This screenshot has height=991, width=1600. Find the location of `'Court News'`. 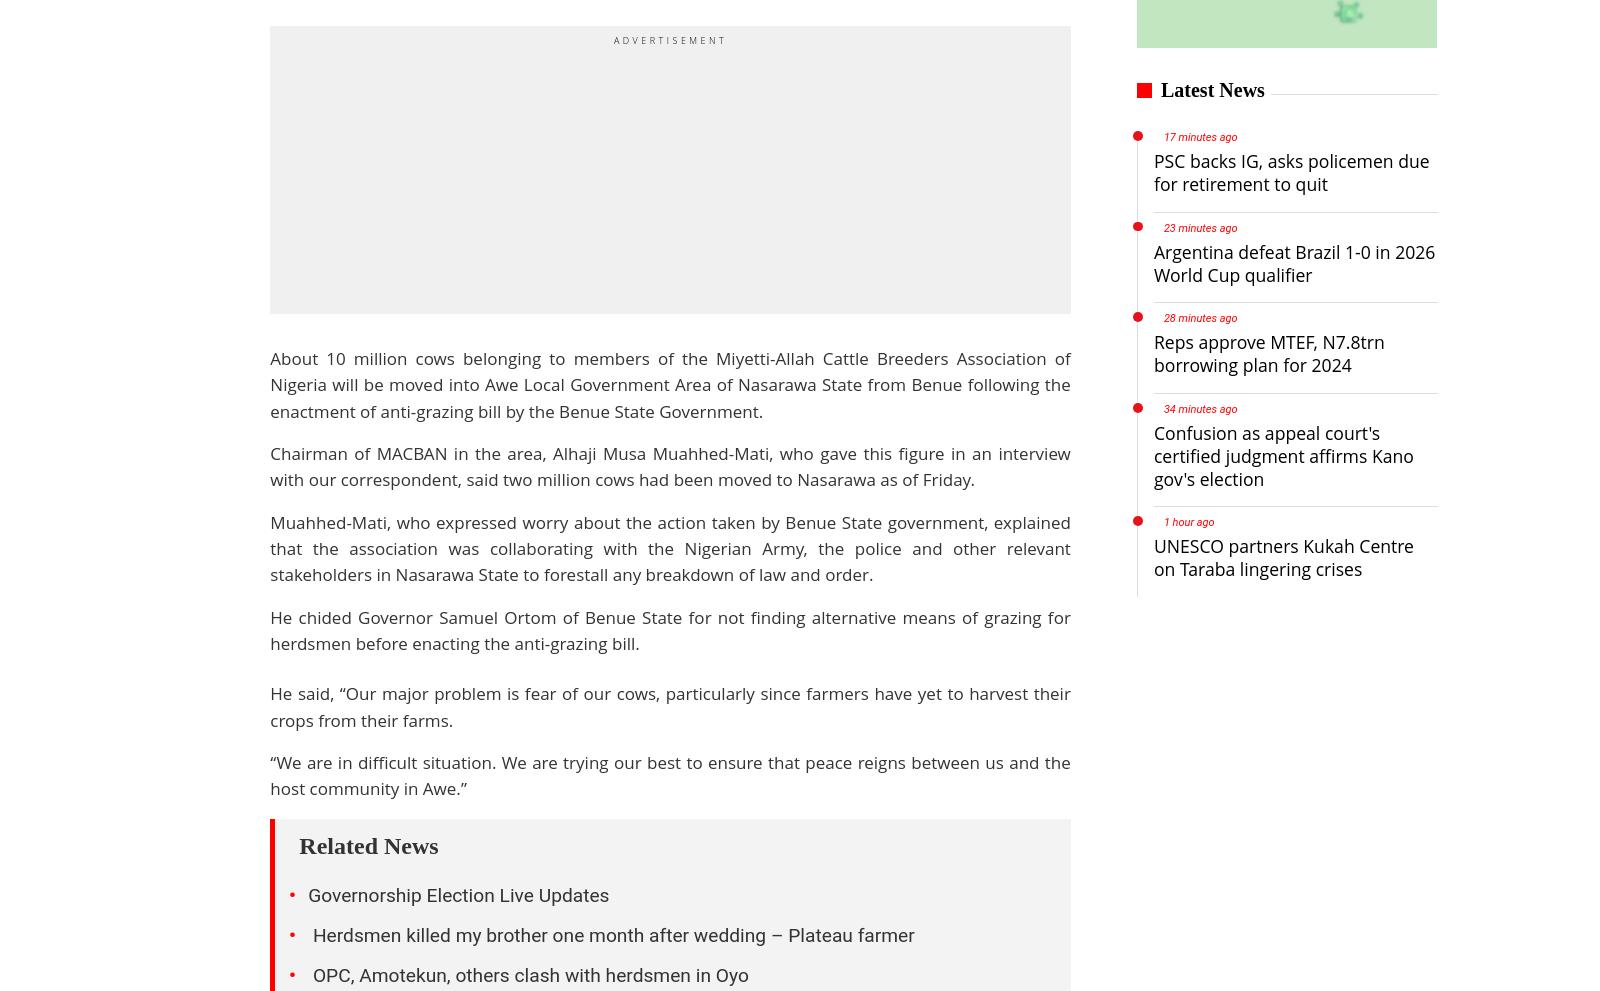

'Court News' is located at coordinates (607, 743).